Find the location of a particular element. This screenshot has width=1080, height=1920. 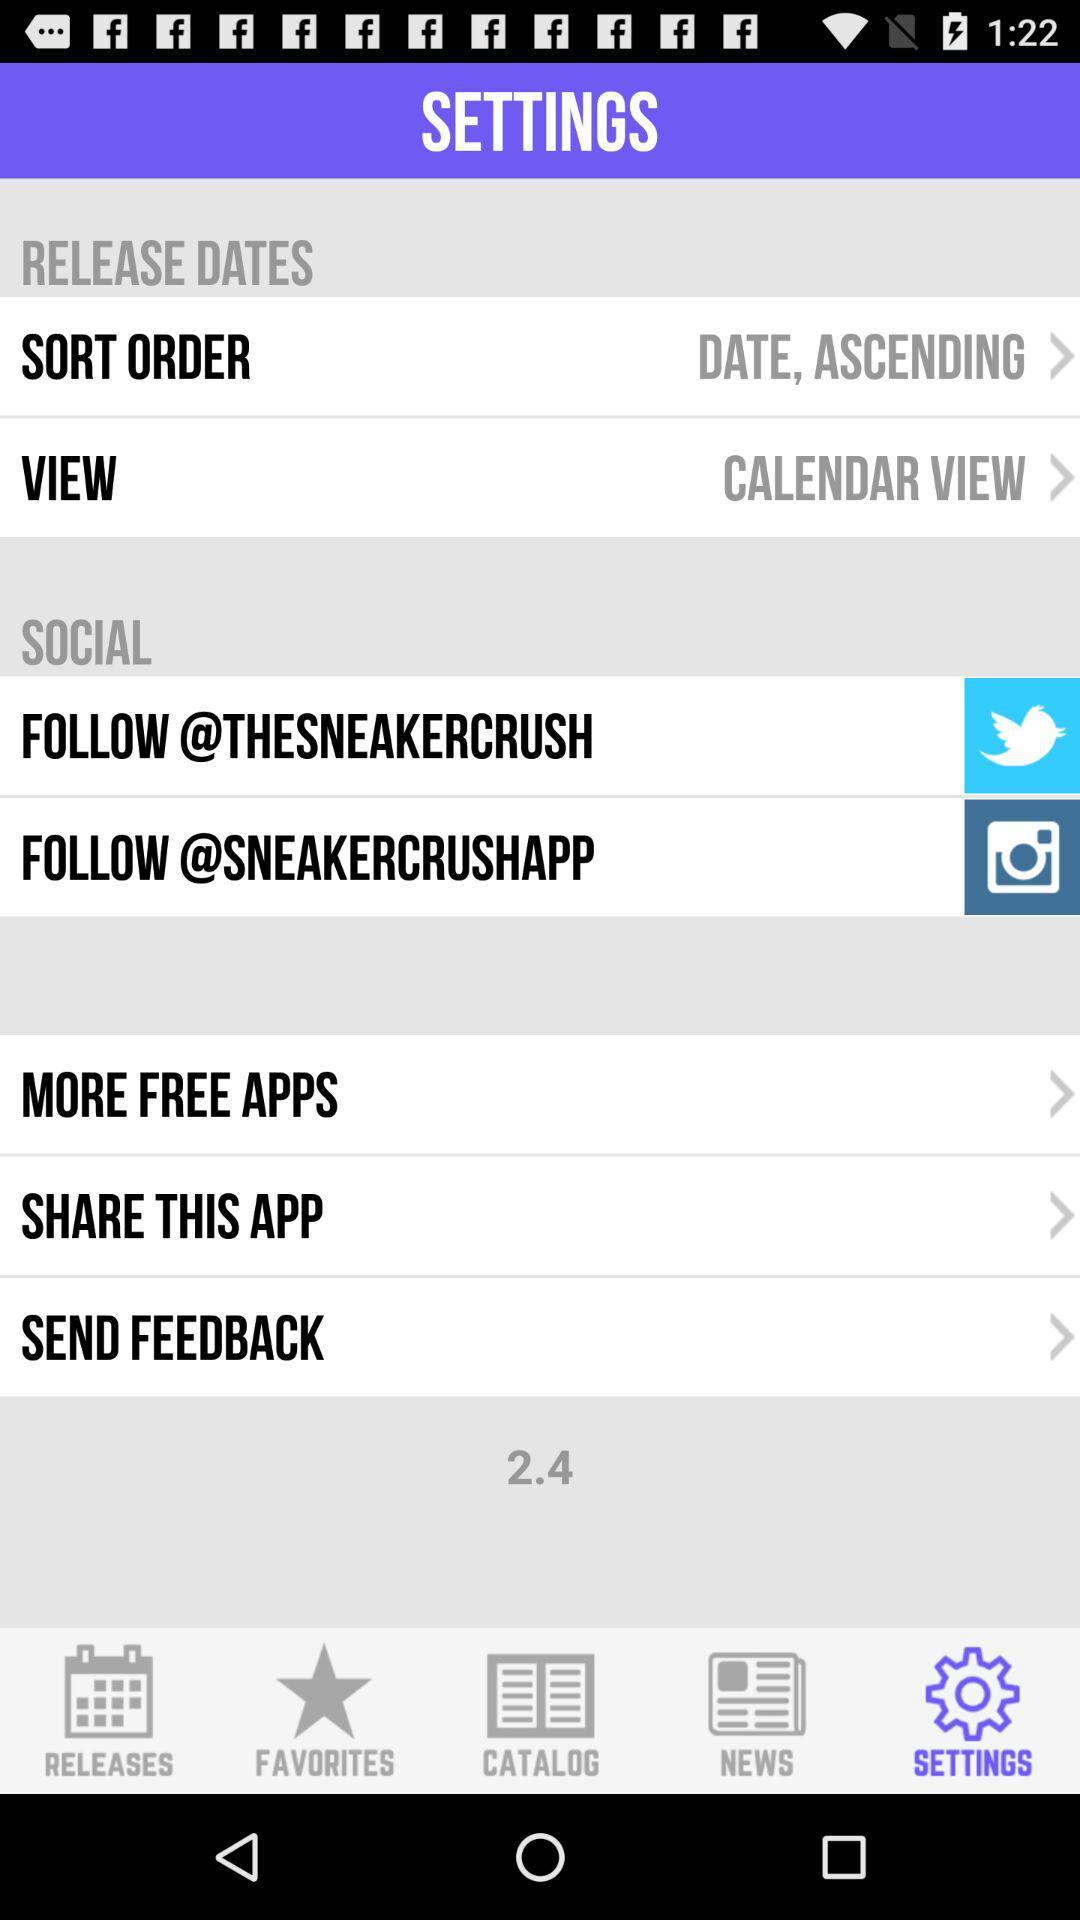

open releases calendar view is located at coordinates (108, 1710).